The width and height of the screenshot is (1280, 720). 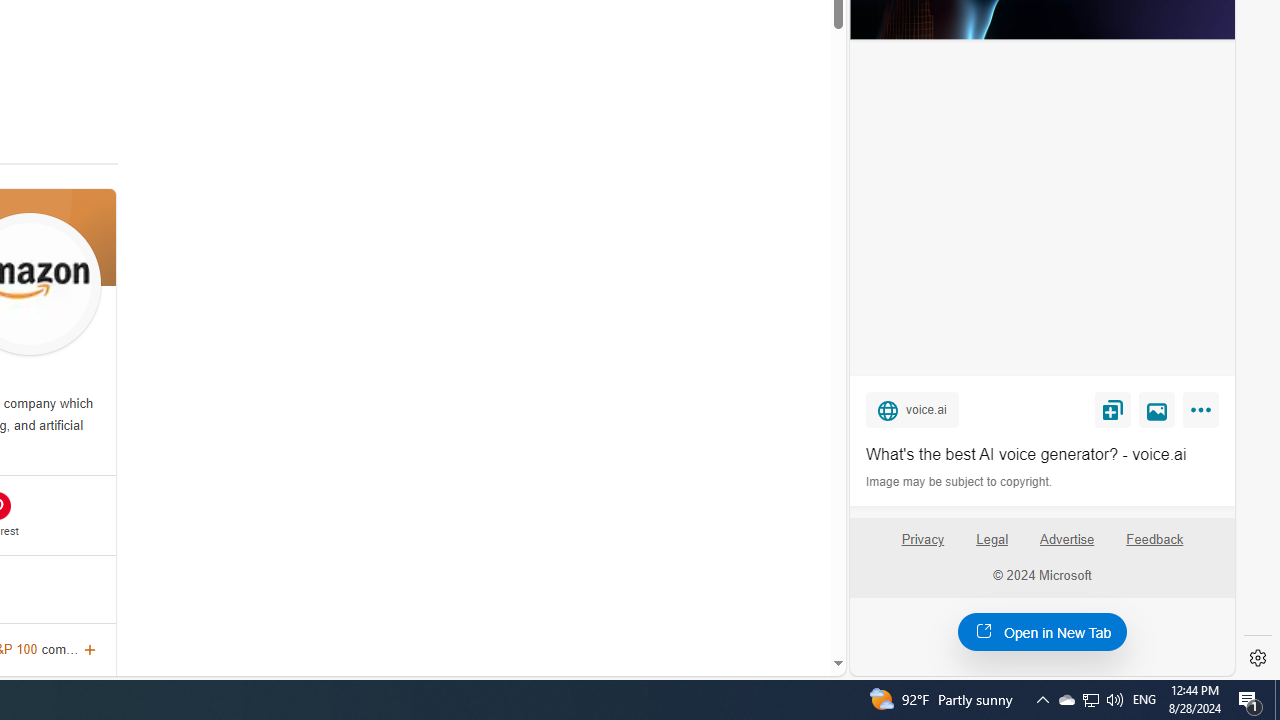 What do you see at coordinates (960, 482) in the screenshot?
I see `'Image may be subject to copyright.'` at bounding box center [960, 482].